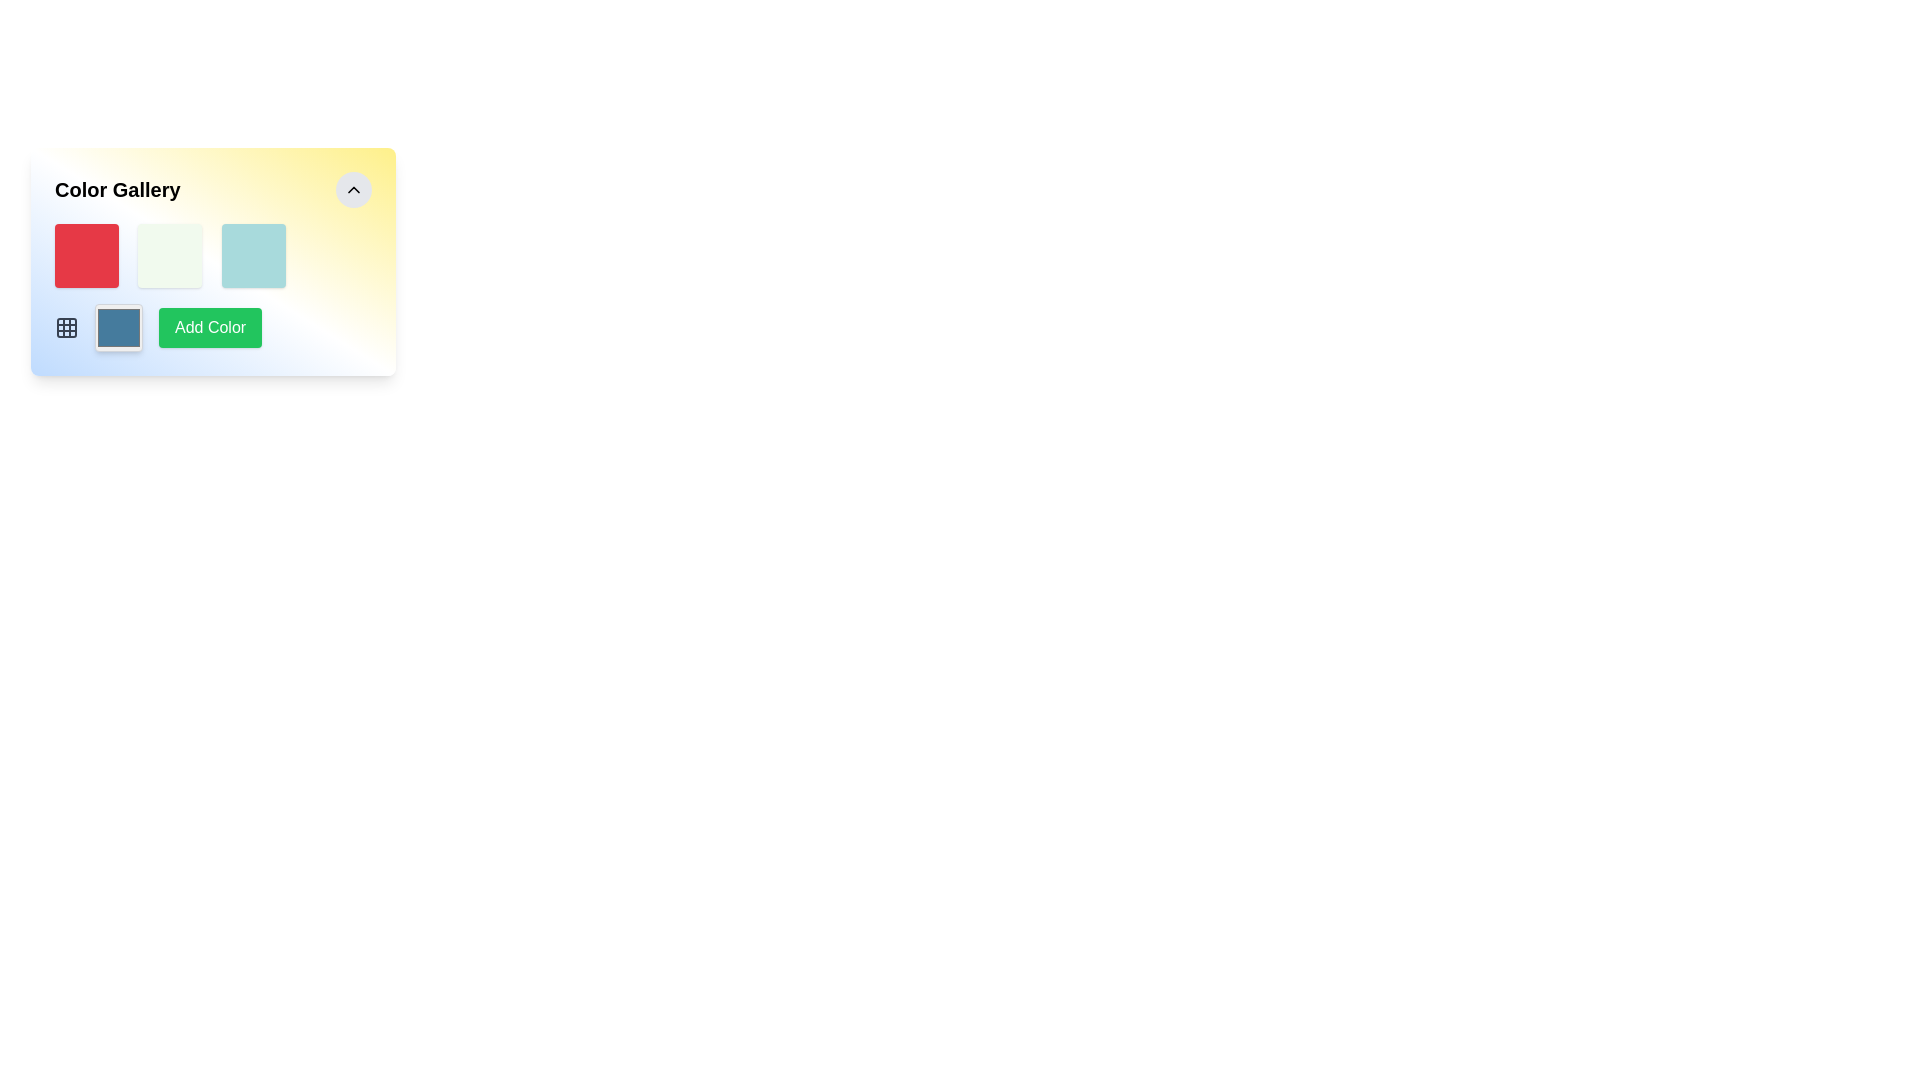 The image size is (1920, 1080). I want to click on the color swatch displaying hex code #457B9D, so click(118, 326).